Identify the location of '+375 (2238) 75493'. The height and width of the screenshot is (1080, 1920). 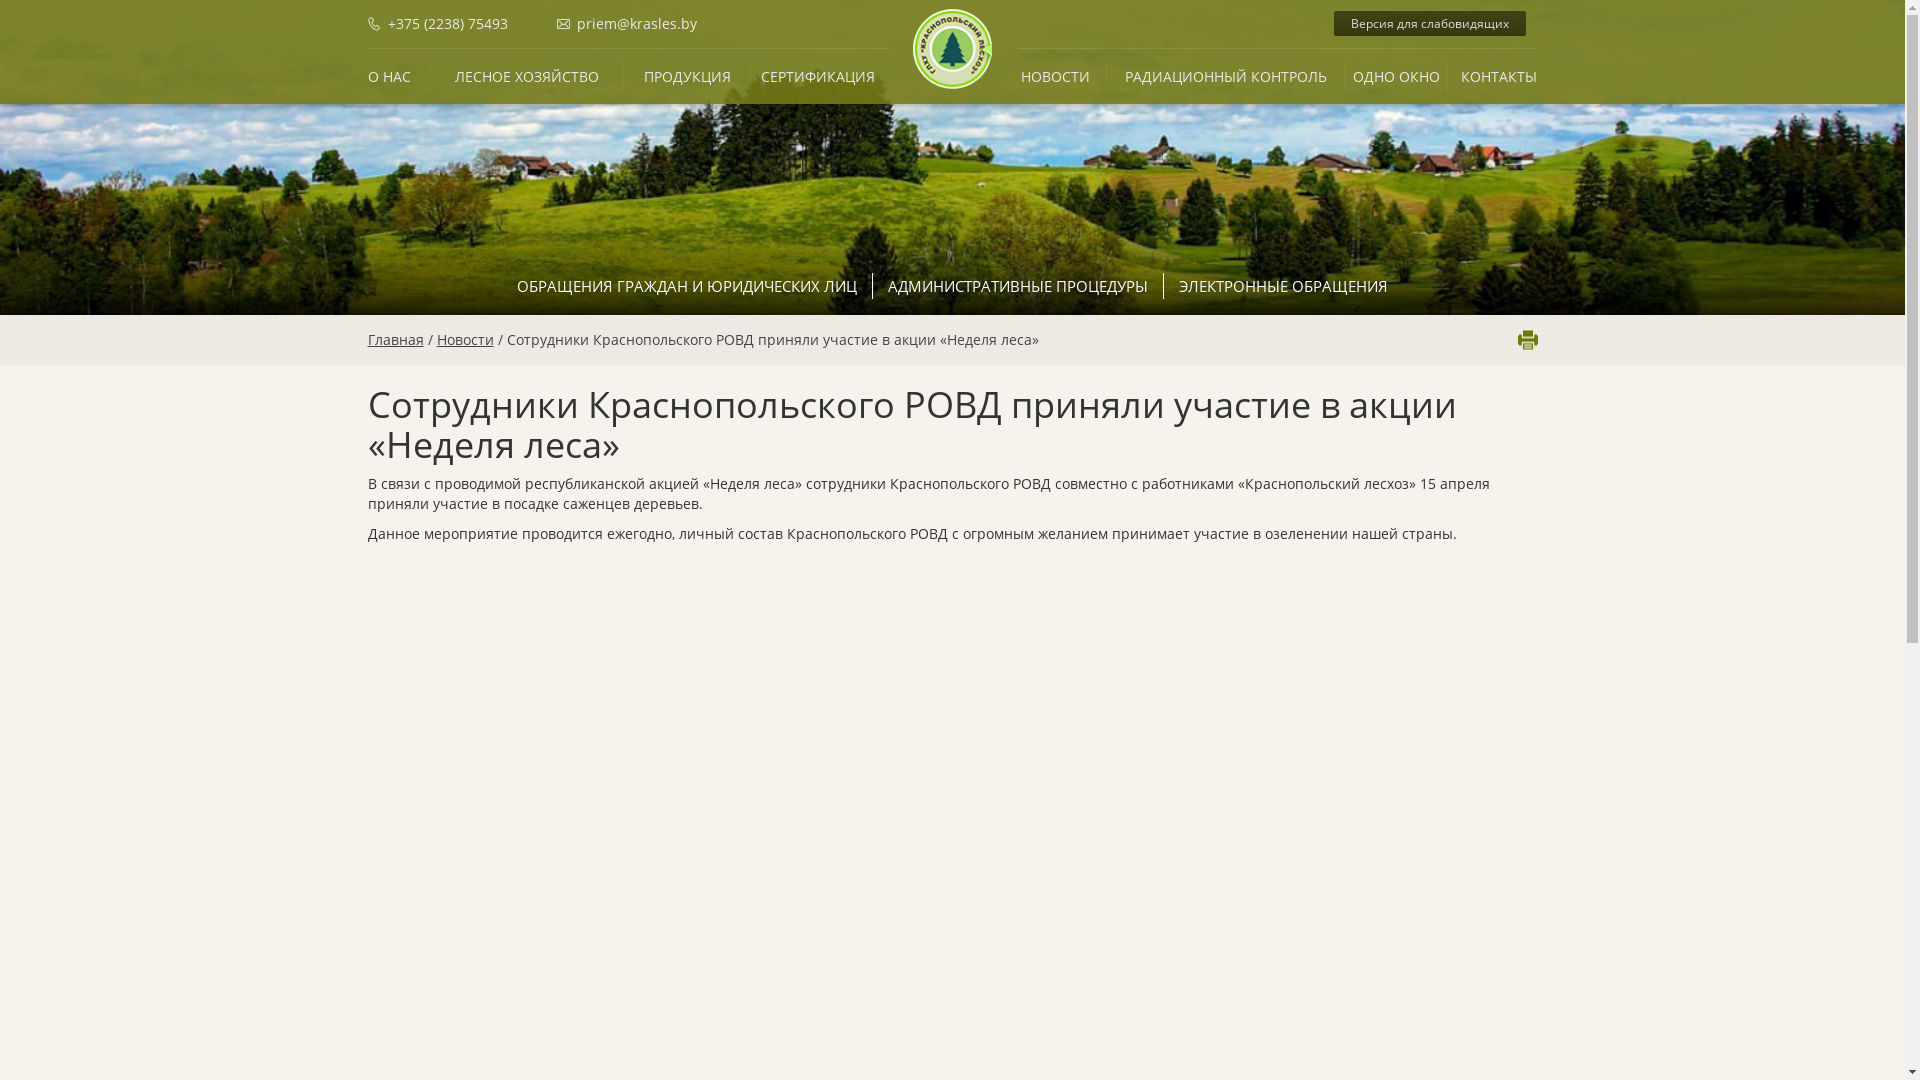
(459, 23).